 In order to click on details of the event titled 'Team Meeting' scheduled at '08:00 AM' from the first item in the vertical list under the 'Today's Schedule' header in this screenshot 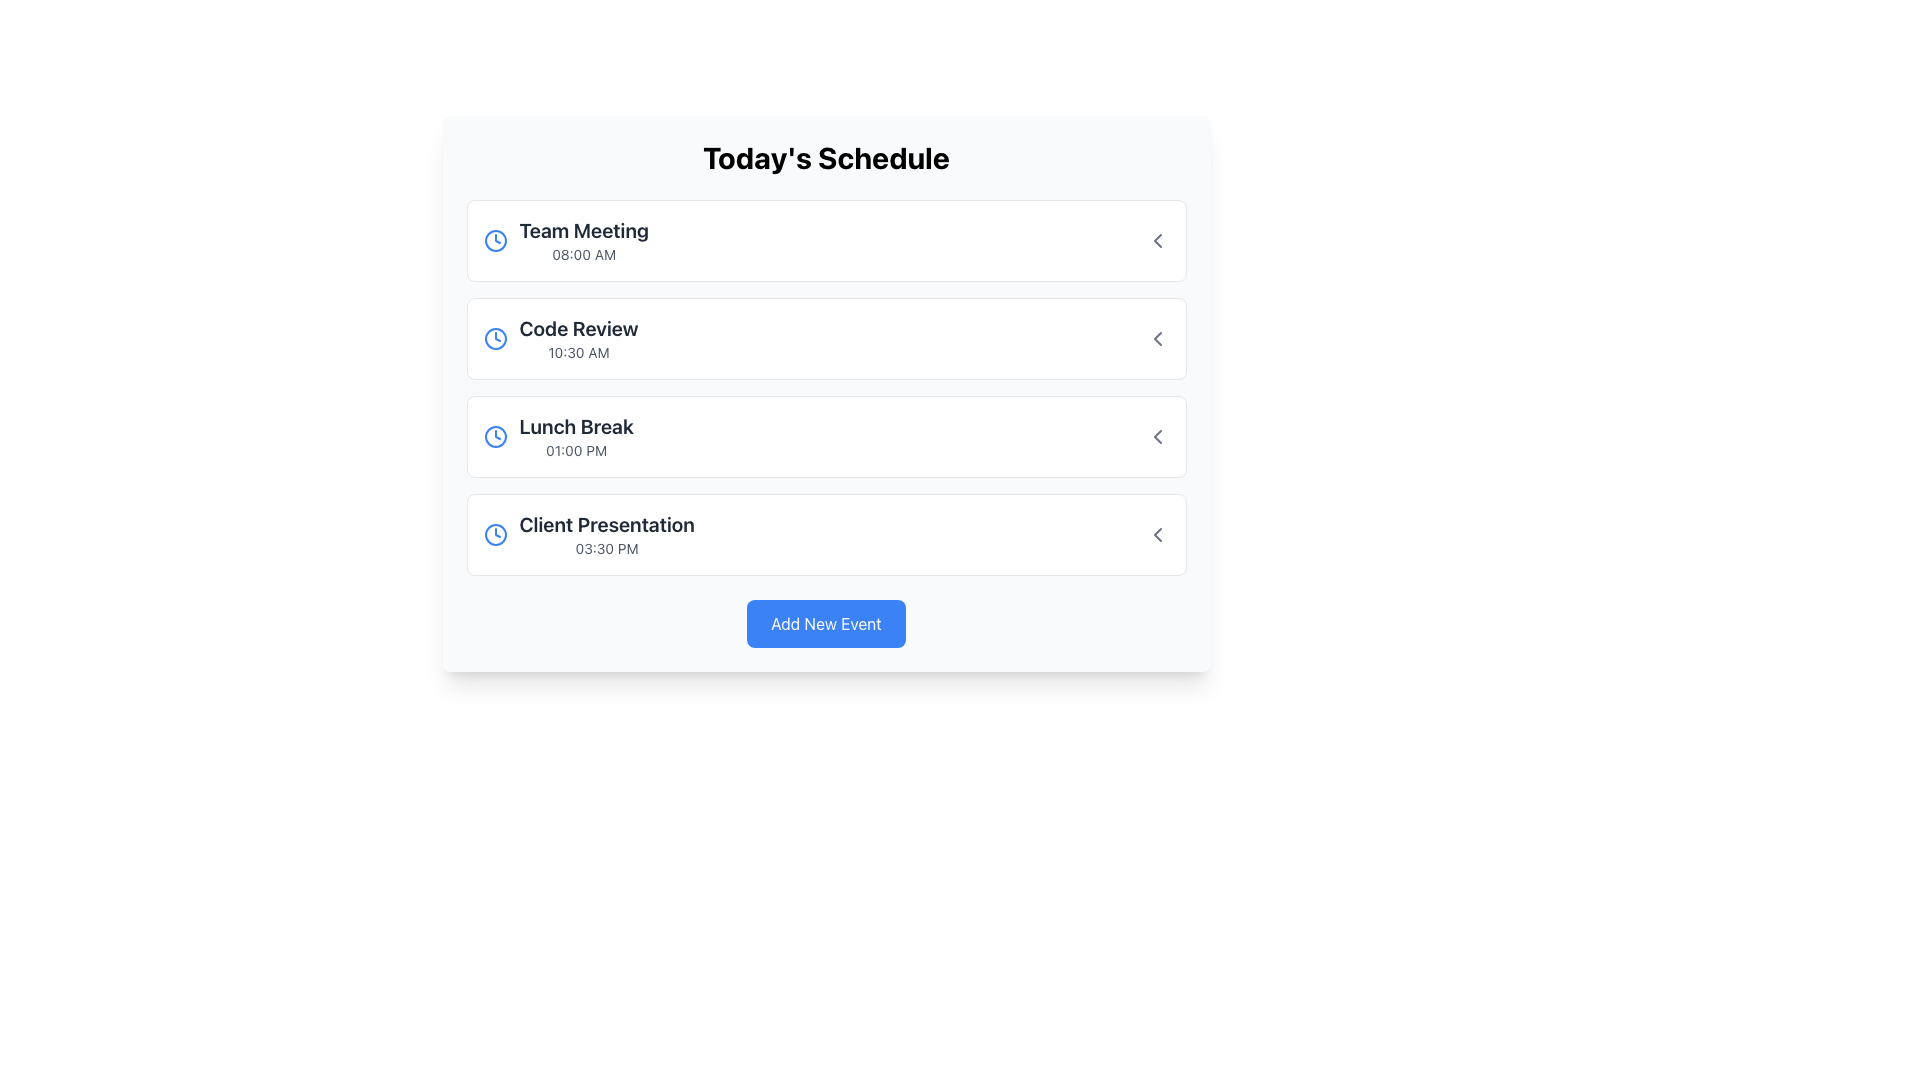, I will do `click(565, 239)`.